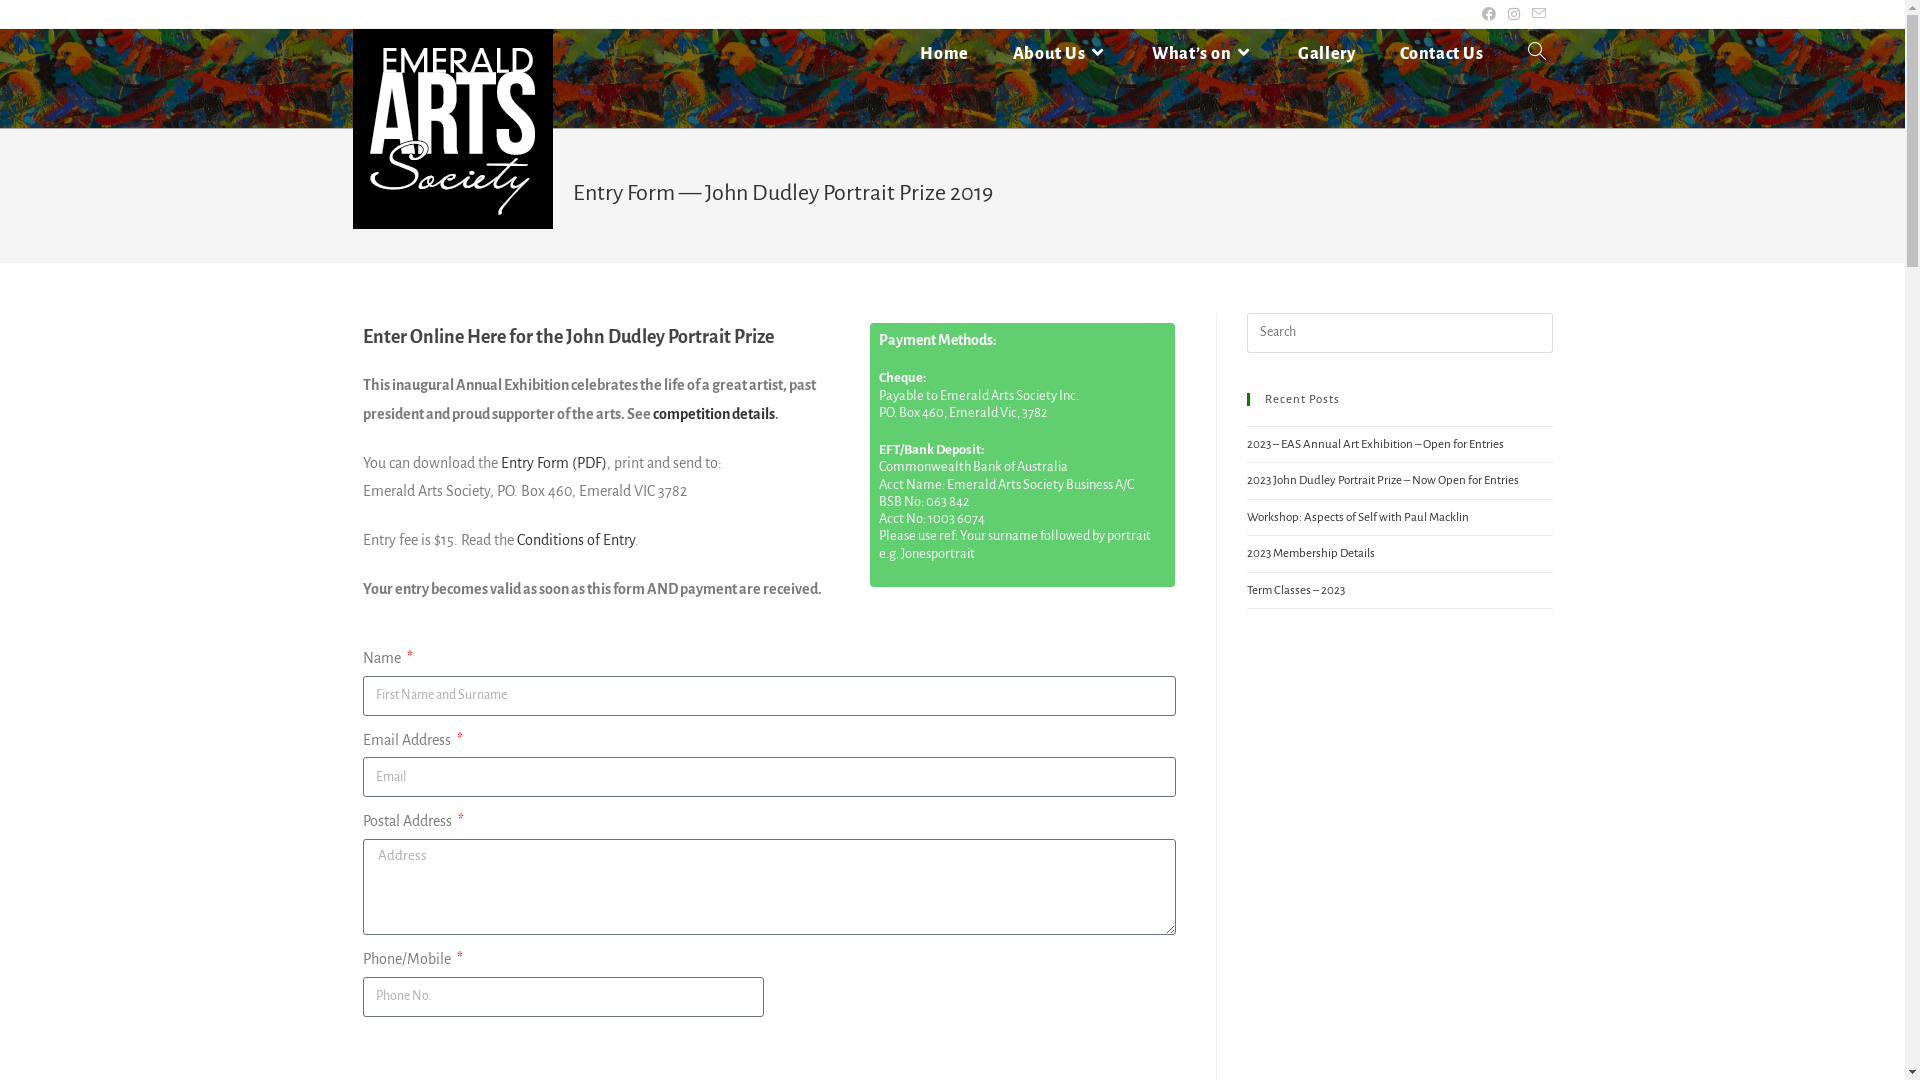  What do you see at coordinates (1376, 53) in the screenshot?
I see `'Contact Us'` at bounding box center [1376, 53].